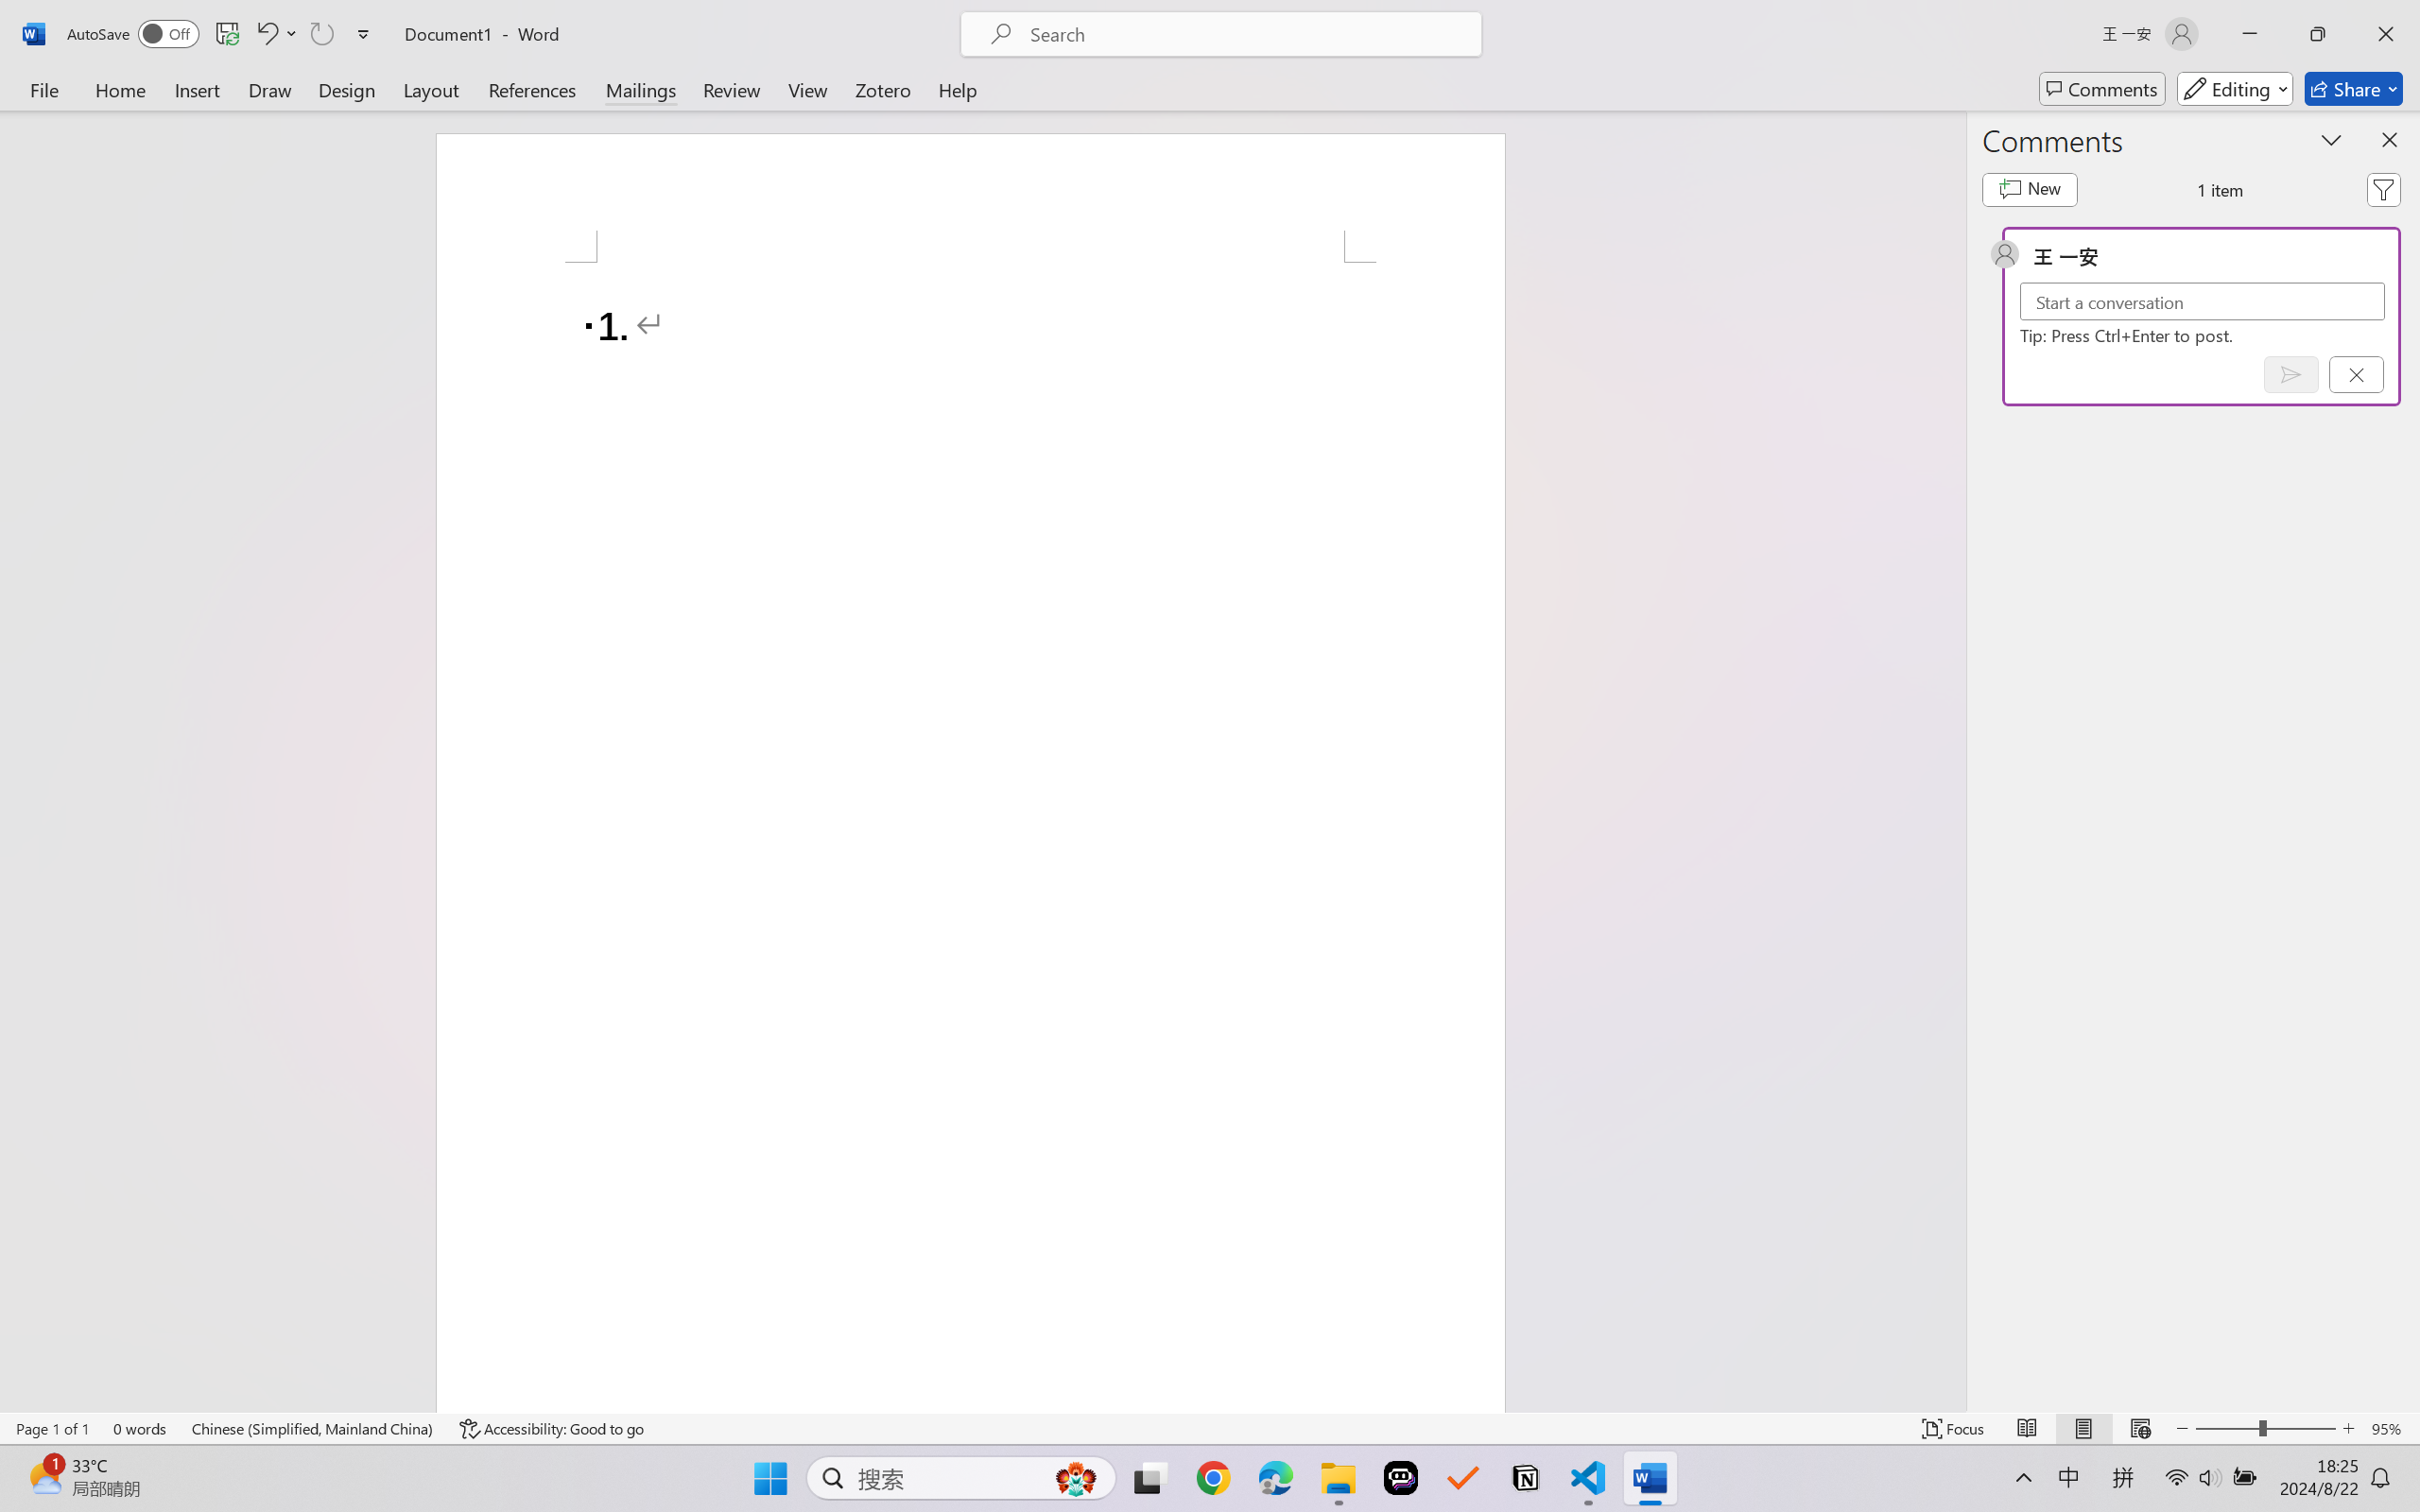 The image size is (2420, 1512). What do you see at coordinates (2355, 374) in the screenshot?
I see `'Cancel'` at bounding box center [2355, 374].